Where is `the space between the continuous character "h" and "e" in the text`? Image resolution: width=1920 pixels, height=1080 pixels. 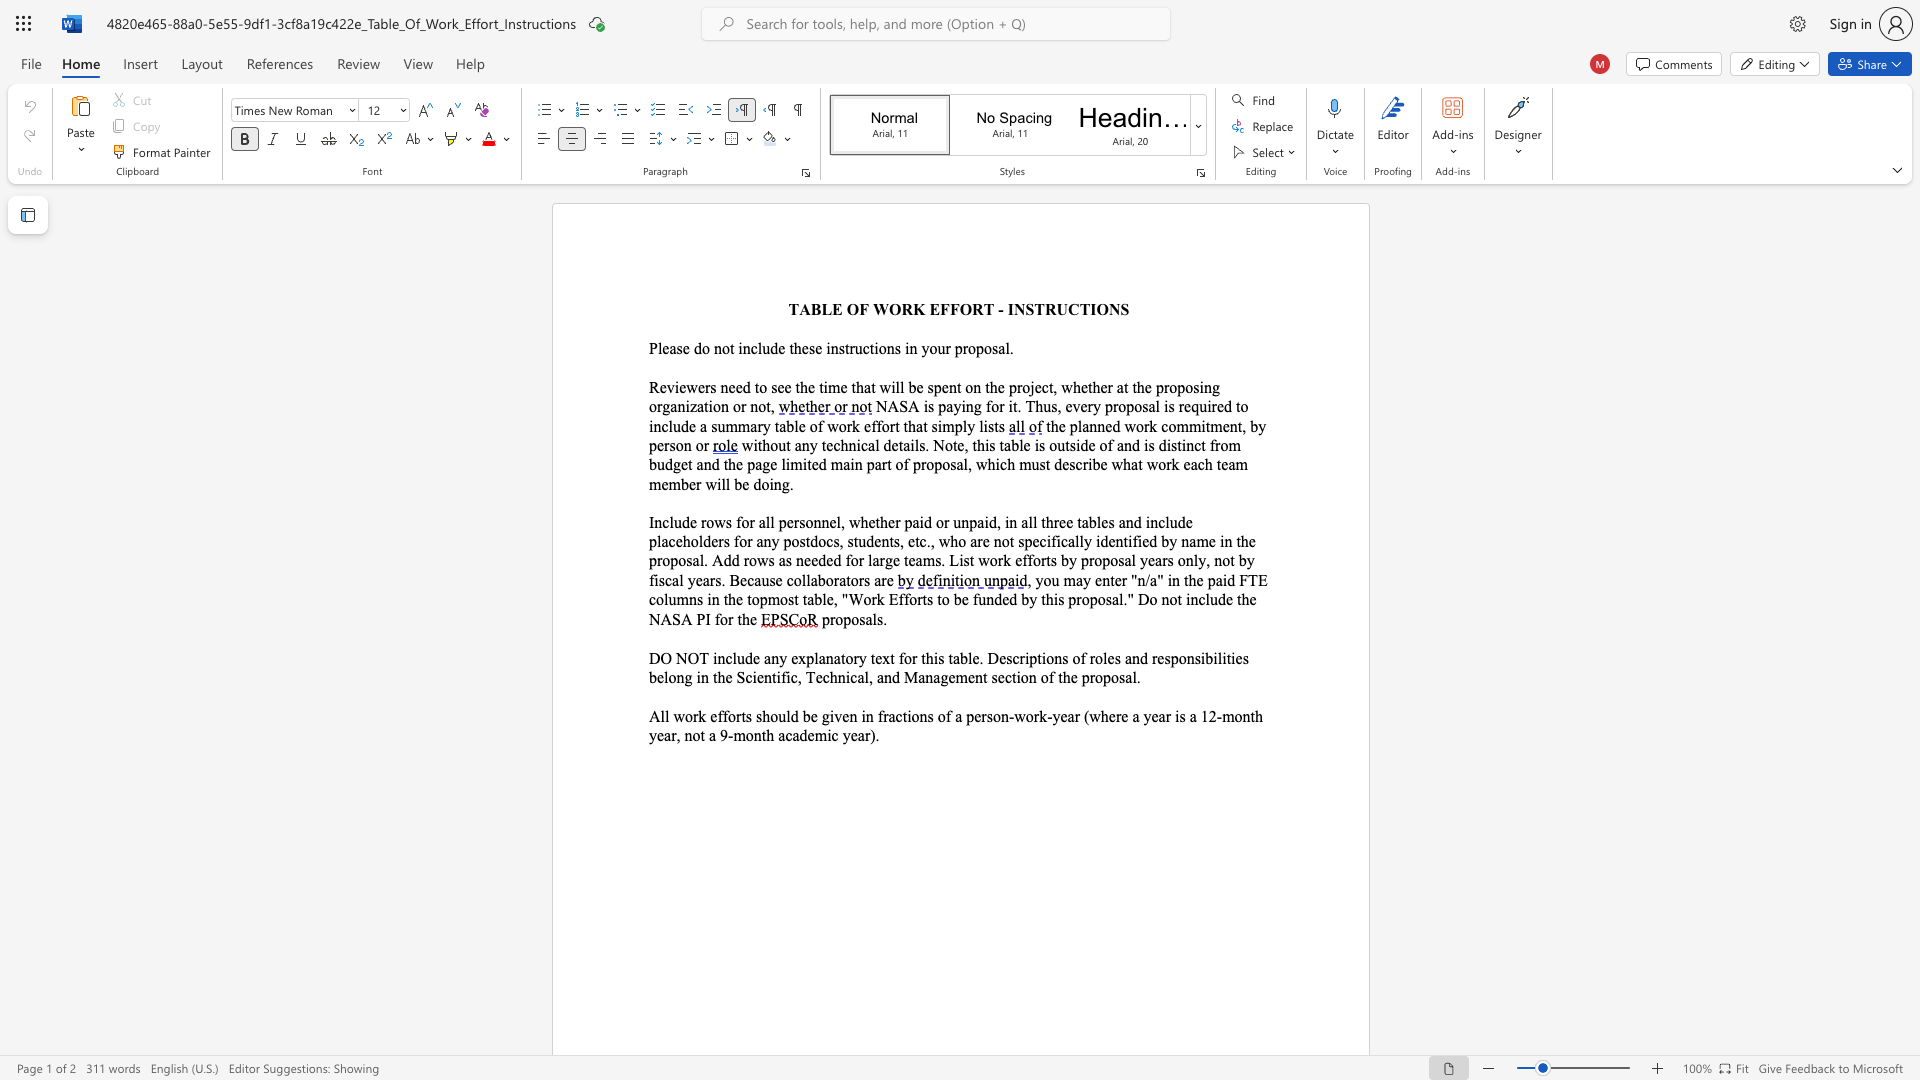 the space between the continuous character "h" and "e" in the text is located at coordinates (801, 347).